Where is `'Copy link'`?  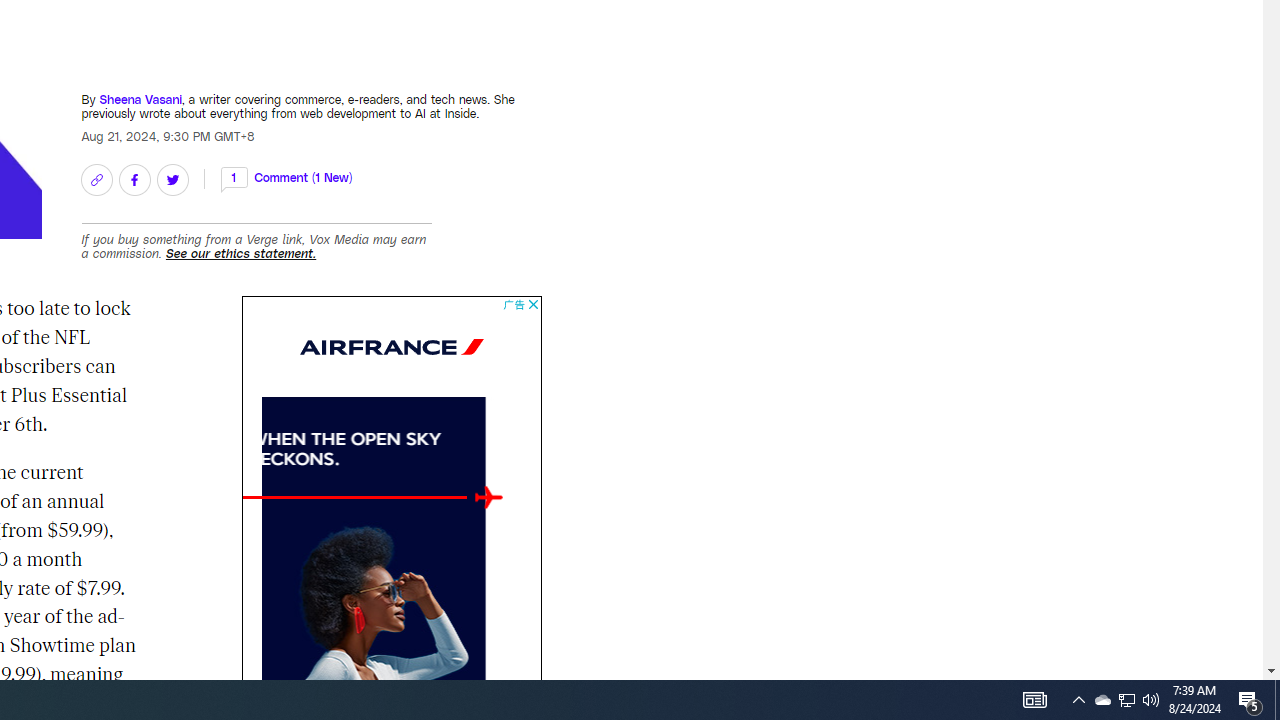 'Copy link' is located at coordinates (95, 178).